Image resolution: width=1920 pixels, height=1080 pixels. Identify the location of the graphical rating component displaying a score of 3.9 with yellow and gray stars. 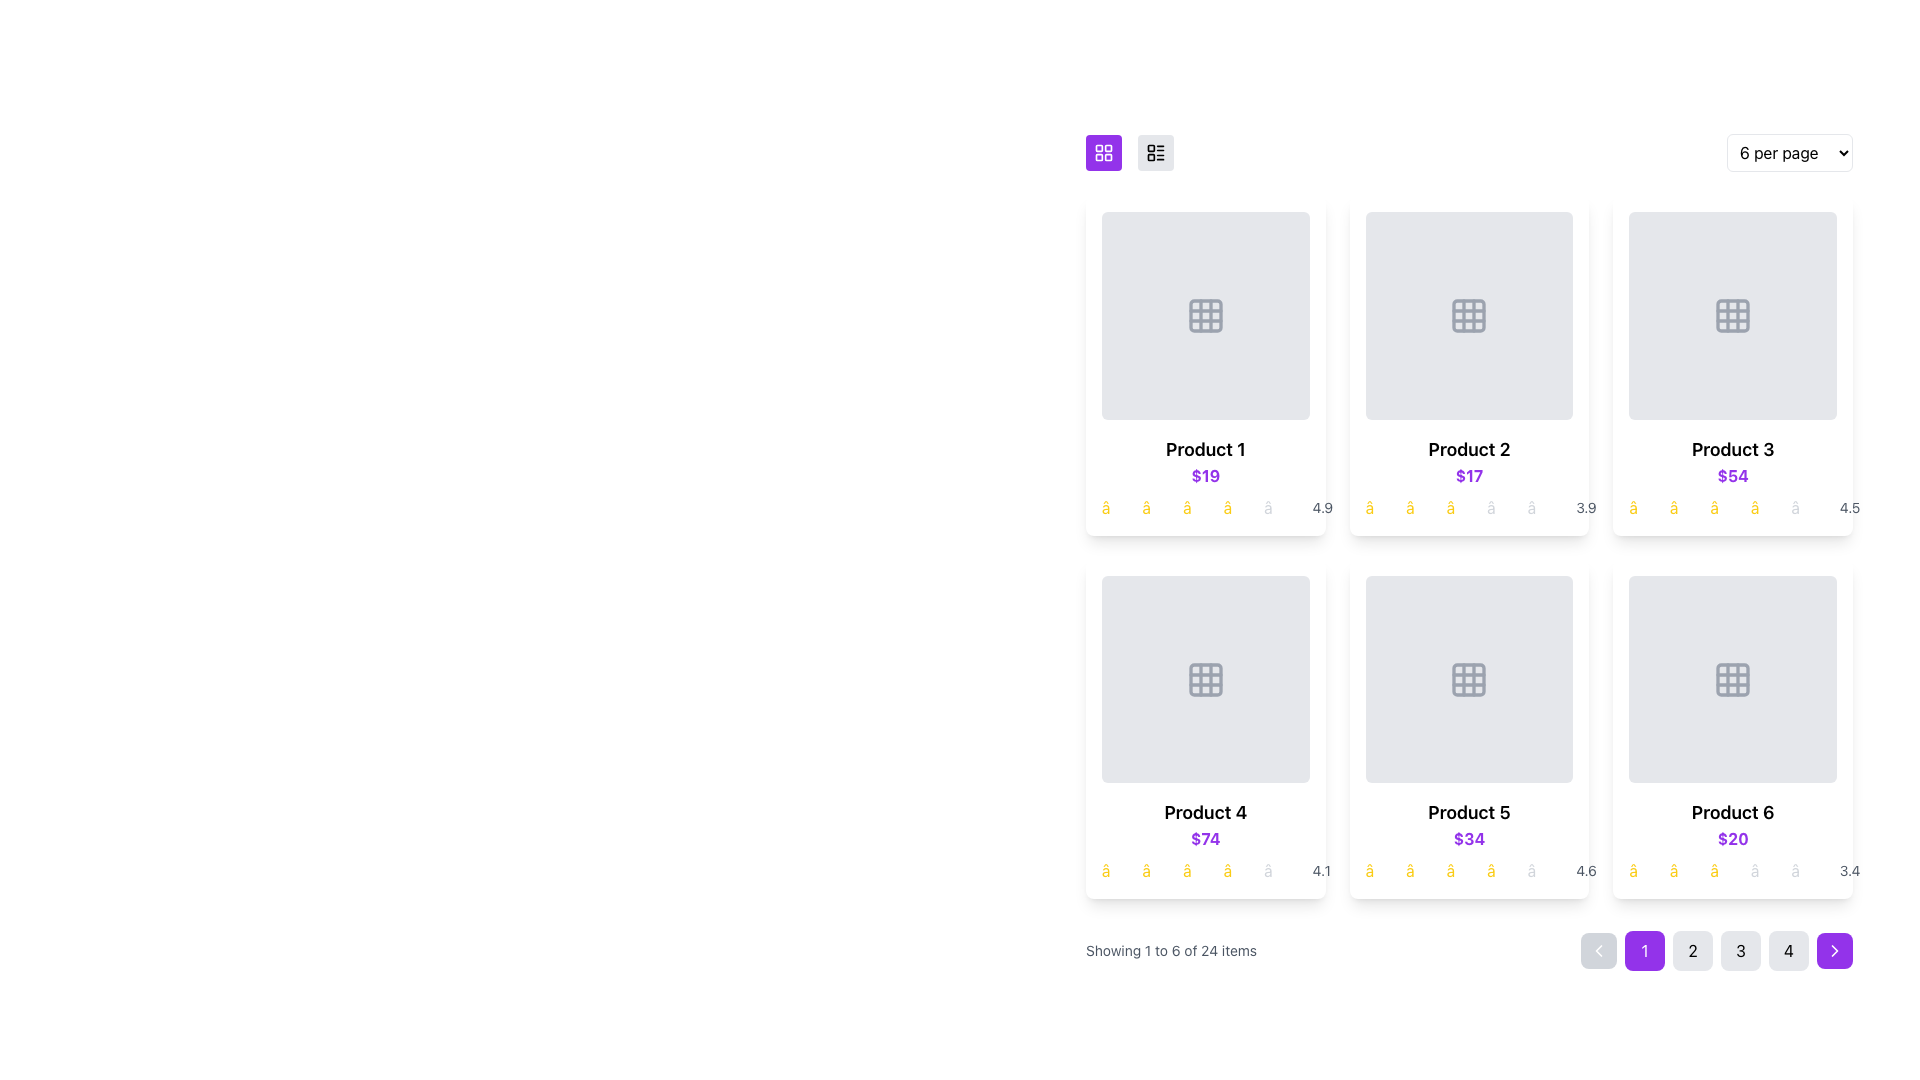
(1469, 506).